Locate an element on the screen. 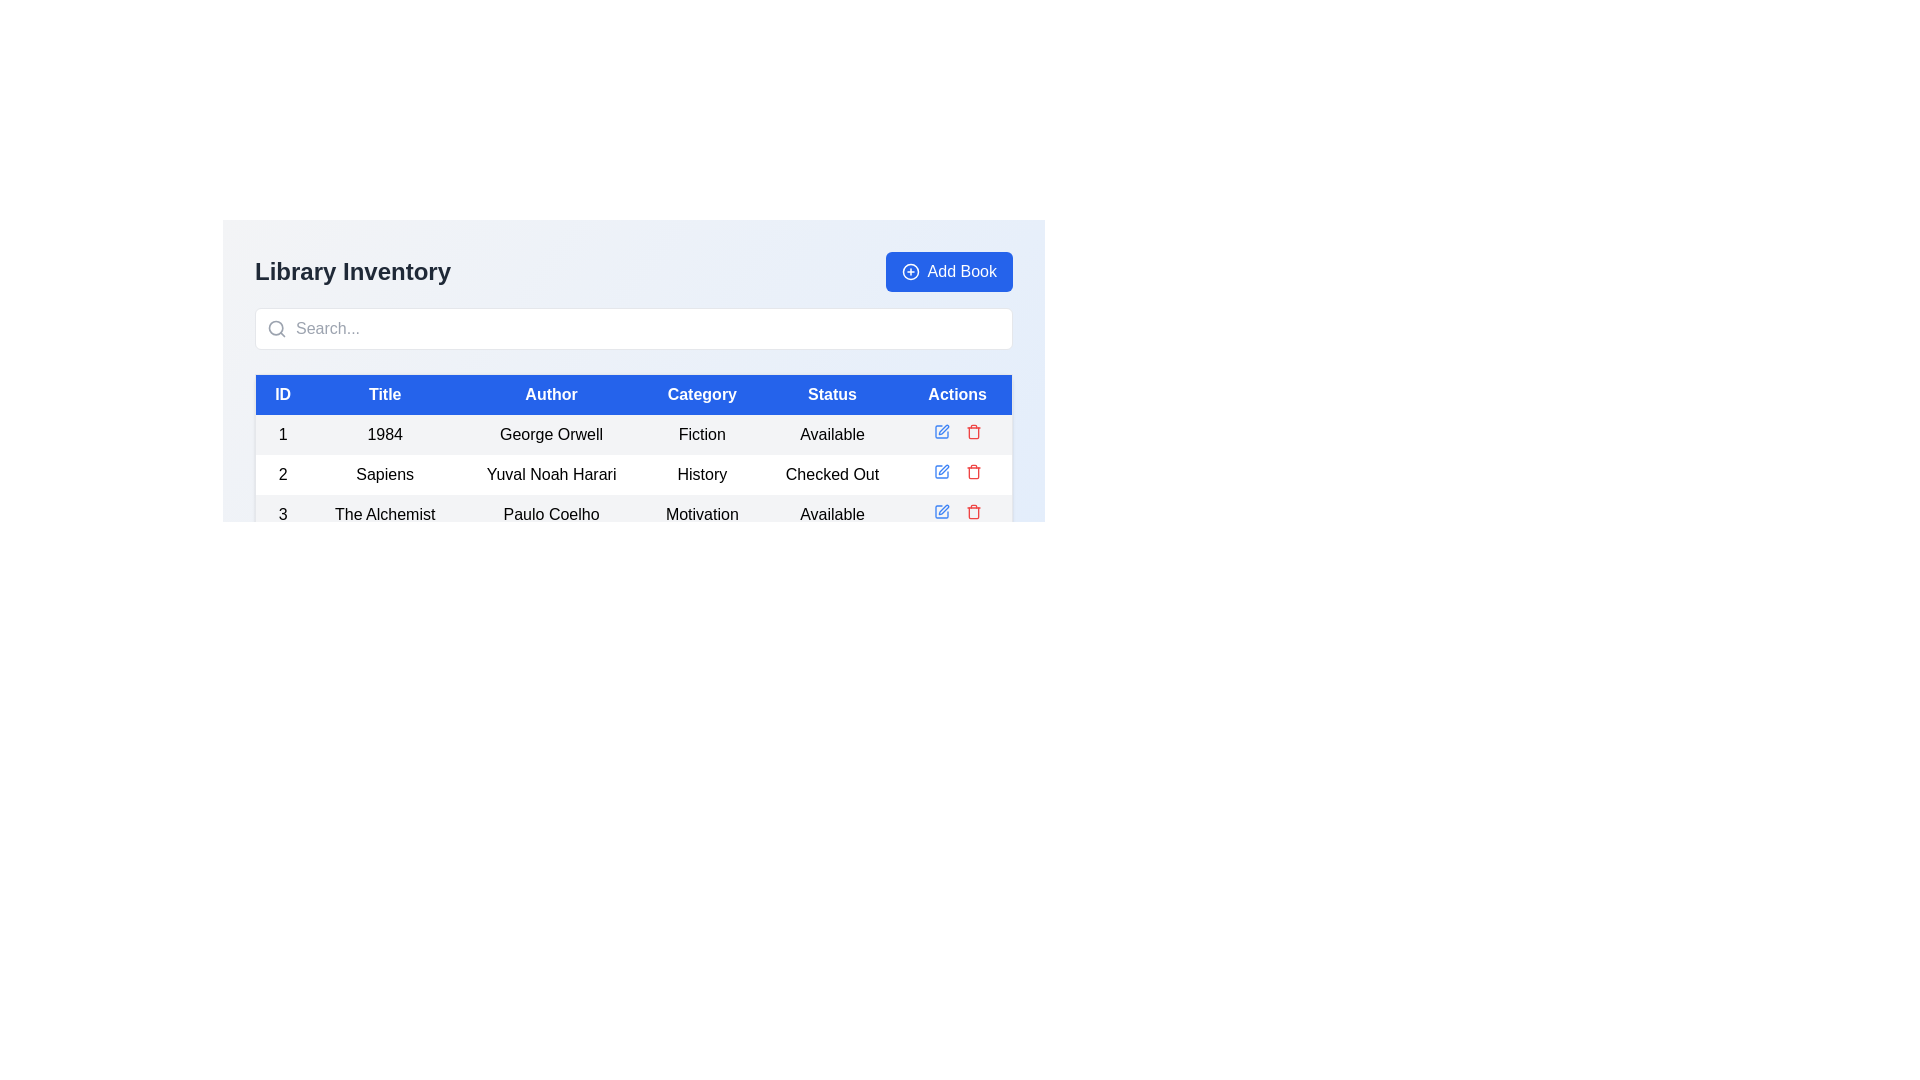 The width and height of the screenshot is (1920, 1080). the static text element displaying the digit '3', which is located in the leftmost column under the 'ID' heading for the entry 'The Alchemist' in the third row of the table is located at coordinates (281, 514).